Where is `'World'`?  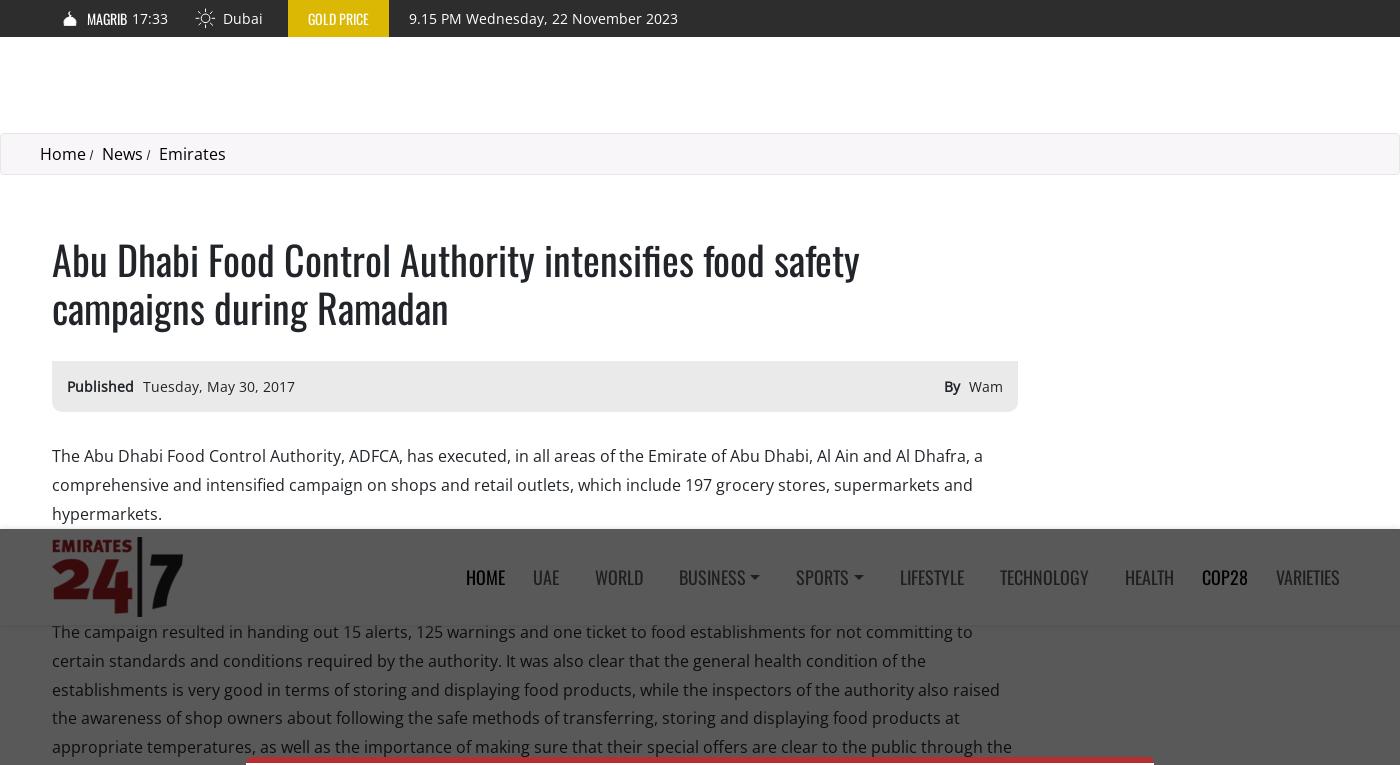 'World' is located at coordinates (617, 46).